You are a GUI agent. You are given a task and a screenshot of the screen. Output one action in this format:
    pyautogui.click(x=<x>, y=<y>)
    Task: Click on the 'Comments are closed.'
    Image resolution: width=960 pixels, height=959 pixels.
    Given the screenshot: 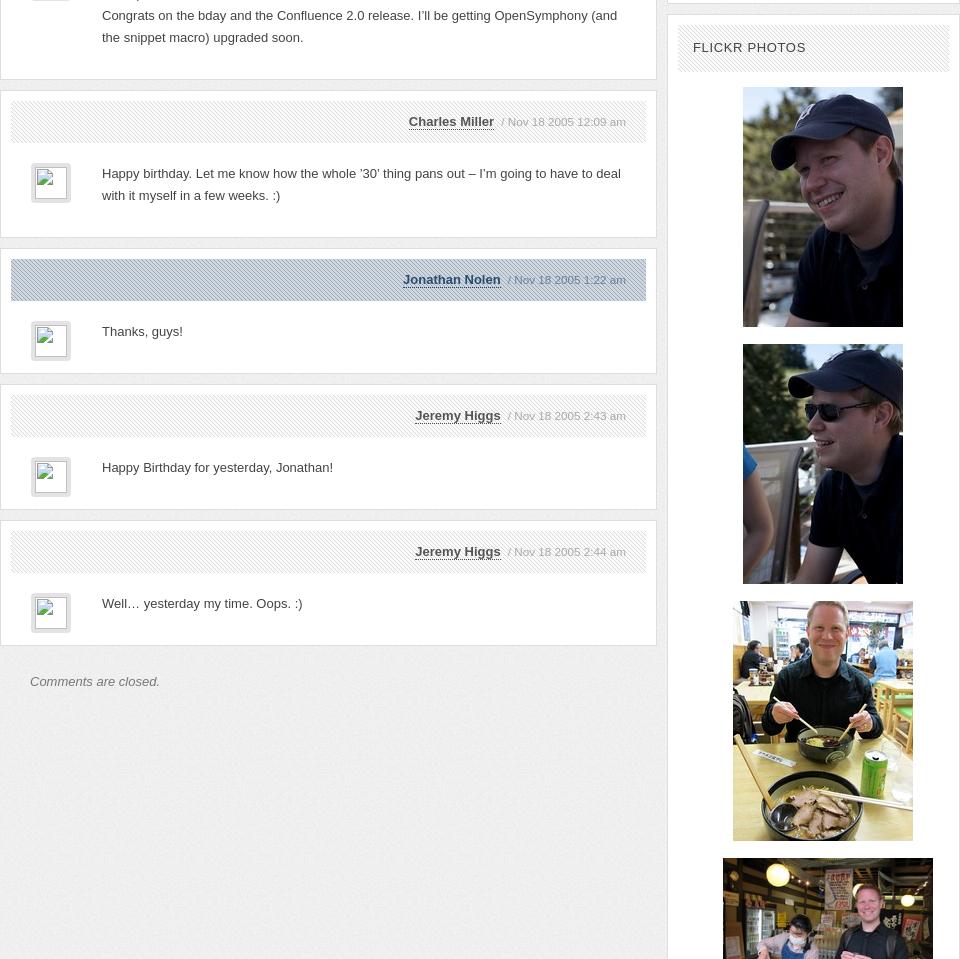 What is the action you would take?
    pyautogui.click(x=28, y=681)
    